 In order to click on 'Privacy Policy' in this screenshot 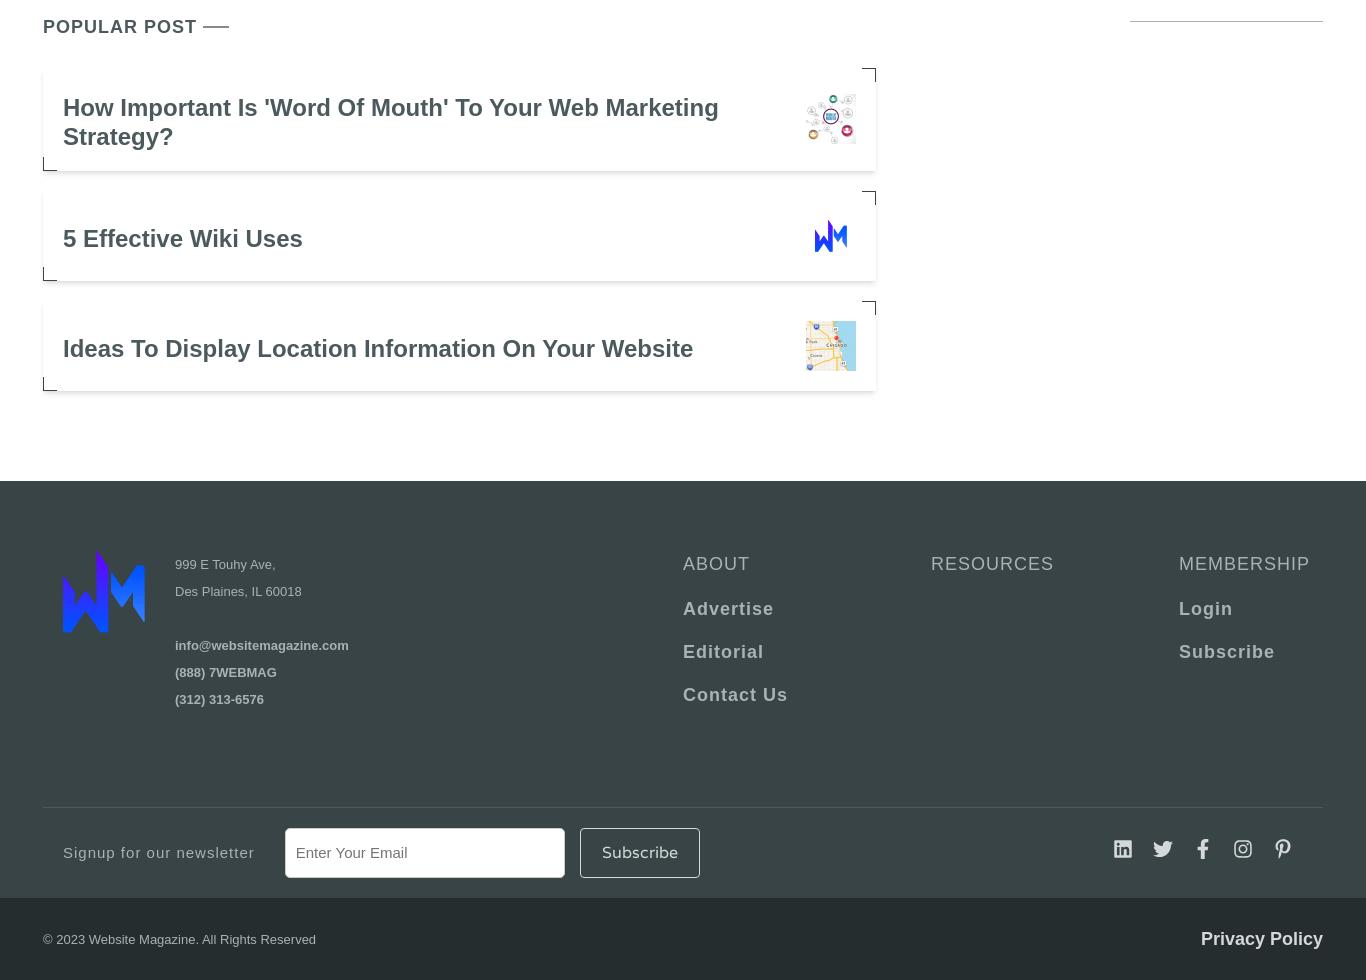, I will do `click(1260, 937)`.